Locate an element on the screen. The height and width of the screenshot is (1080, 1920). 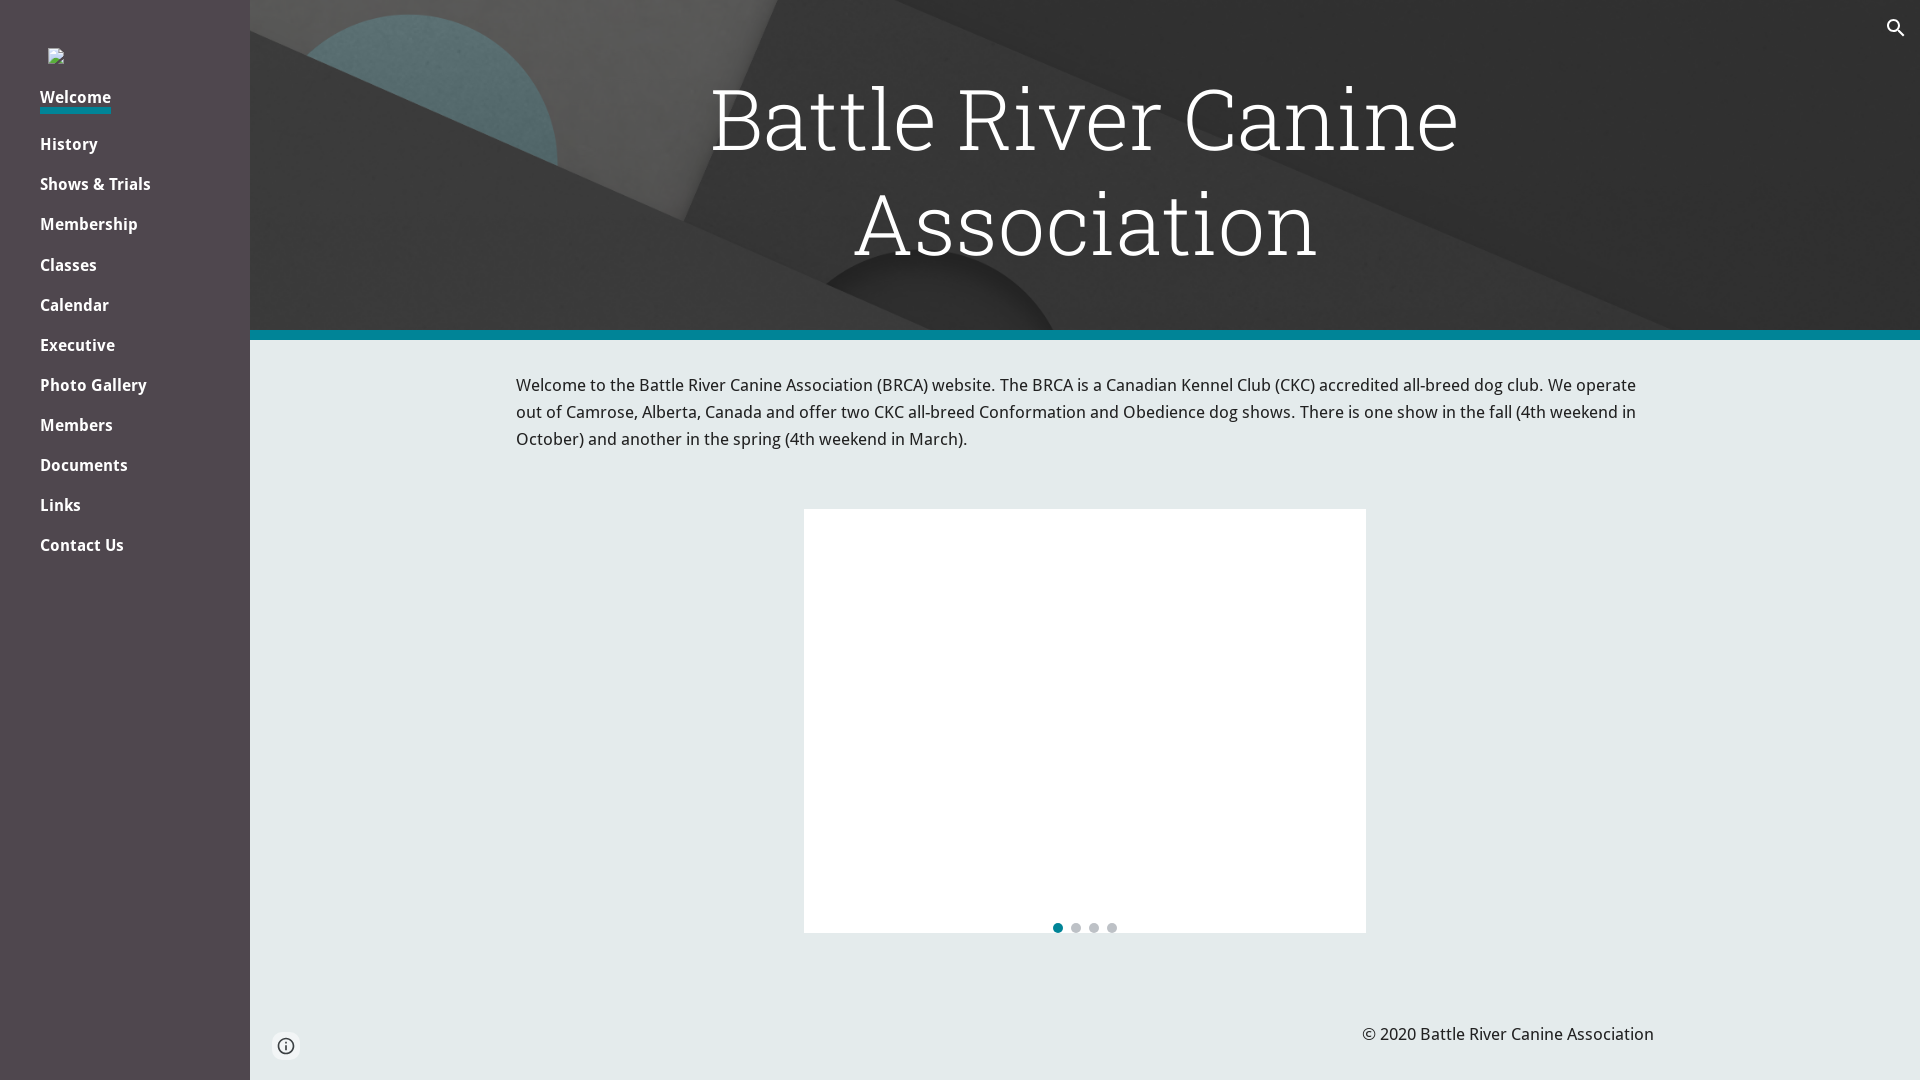
'Shows & Trials' is located at coordinates (94, 184).